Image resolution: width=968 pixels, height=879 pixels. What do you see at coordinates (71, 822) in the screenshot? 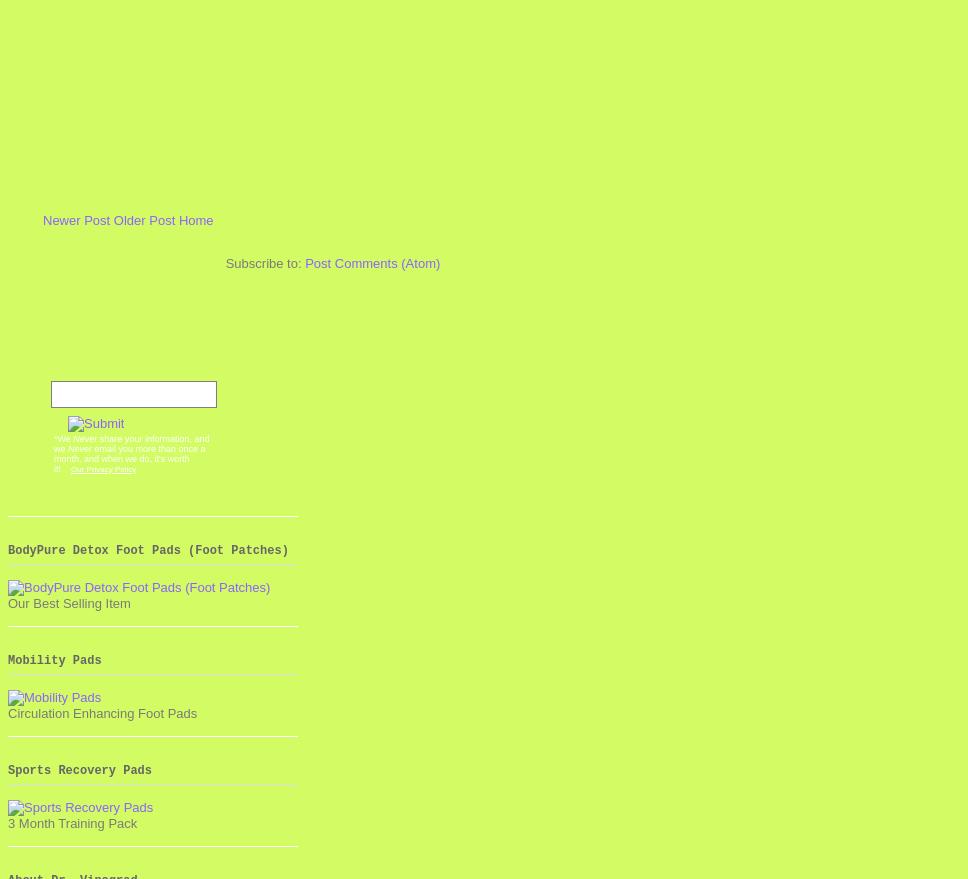
I see `'3 Month Training Pack'` at bounding box center [71, 822].